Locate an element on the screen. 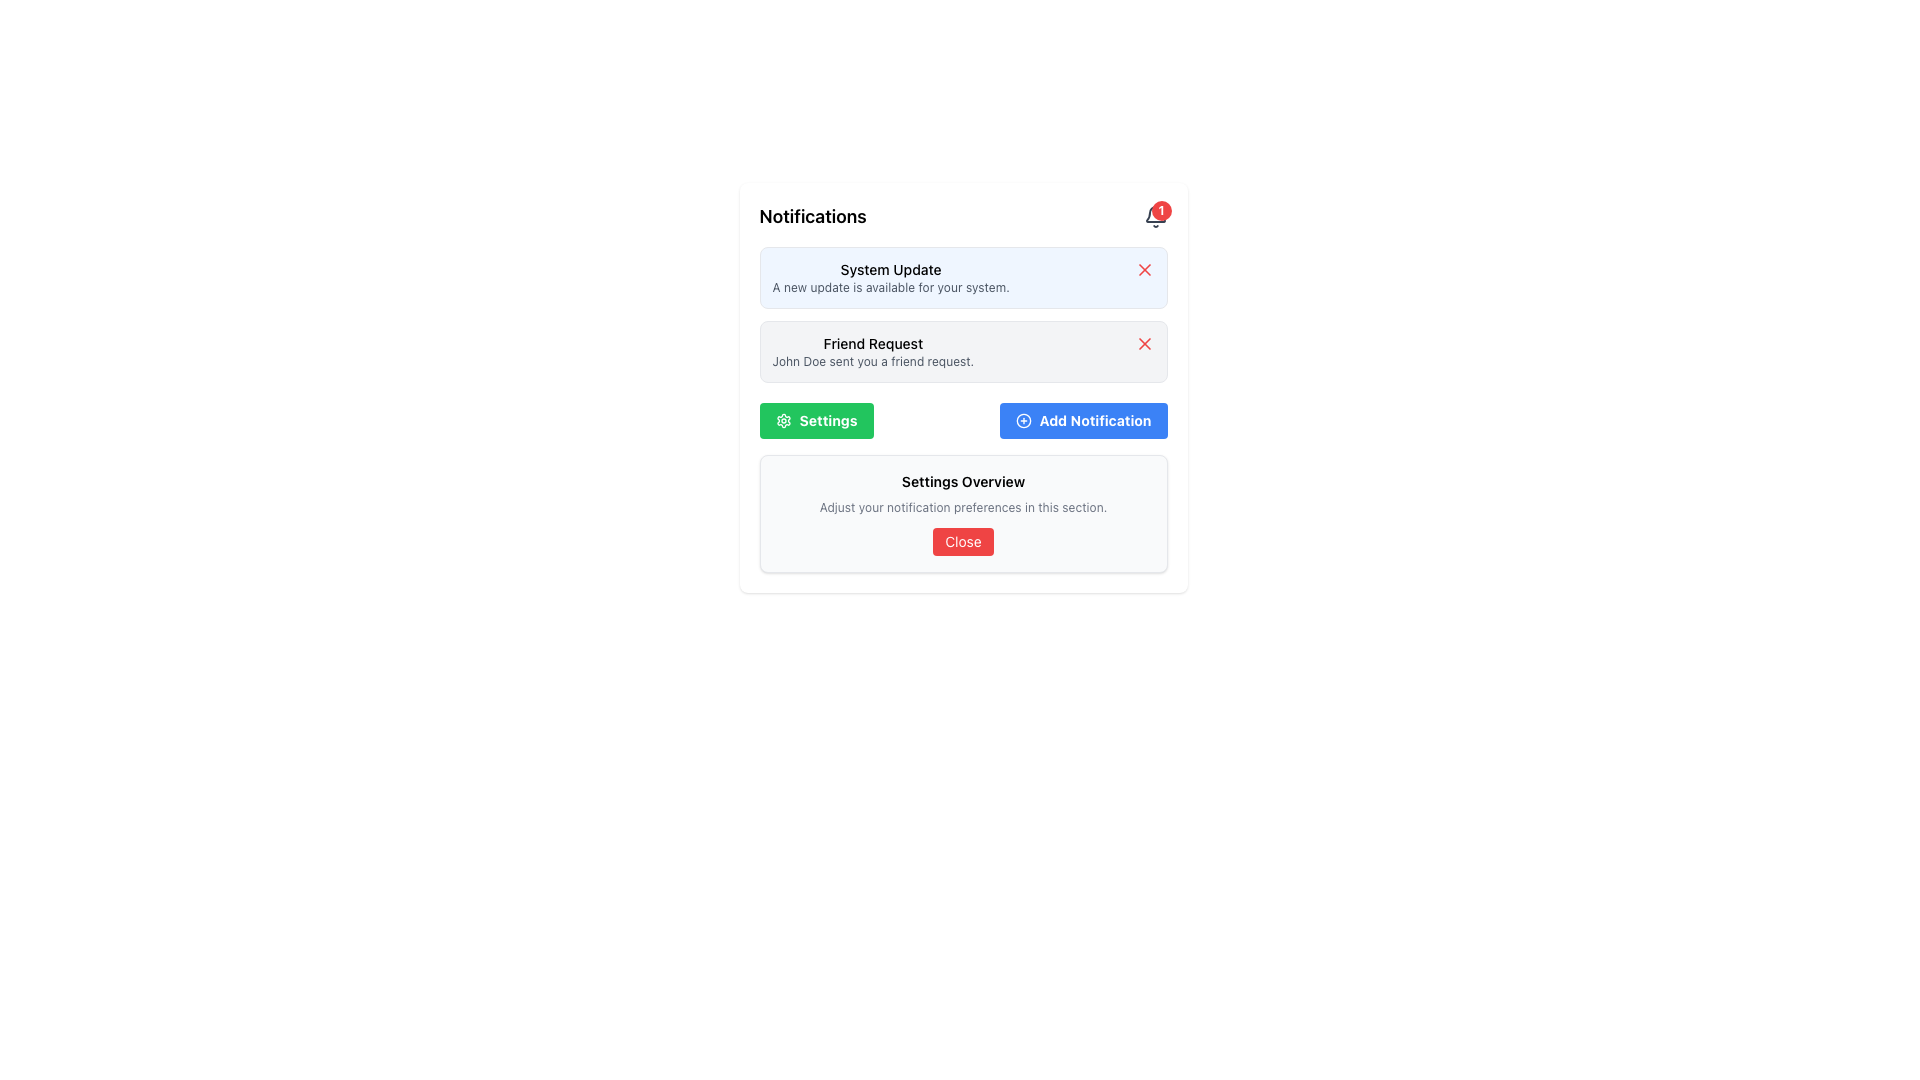 The height and width of the screenshot is (1080, 1920). the notification display element that informs the user about a system update, located at the top of the notification panel with a light blue background is located at coordinates (890, 277).